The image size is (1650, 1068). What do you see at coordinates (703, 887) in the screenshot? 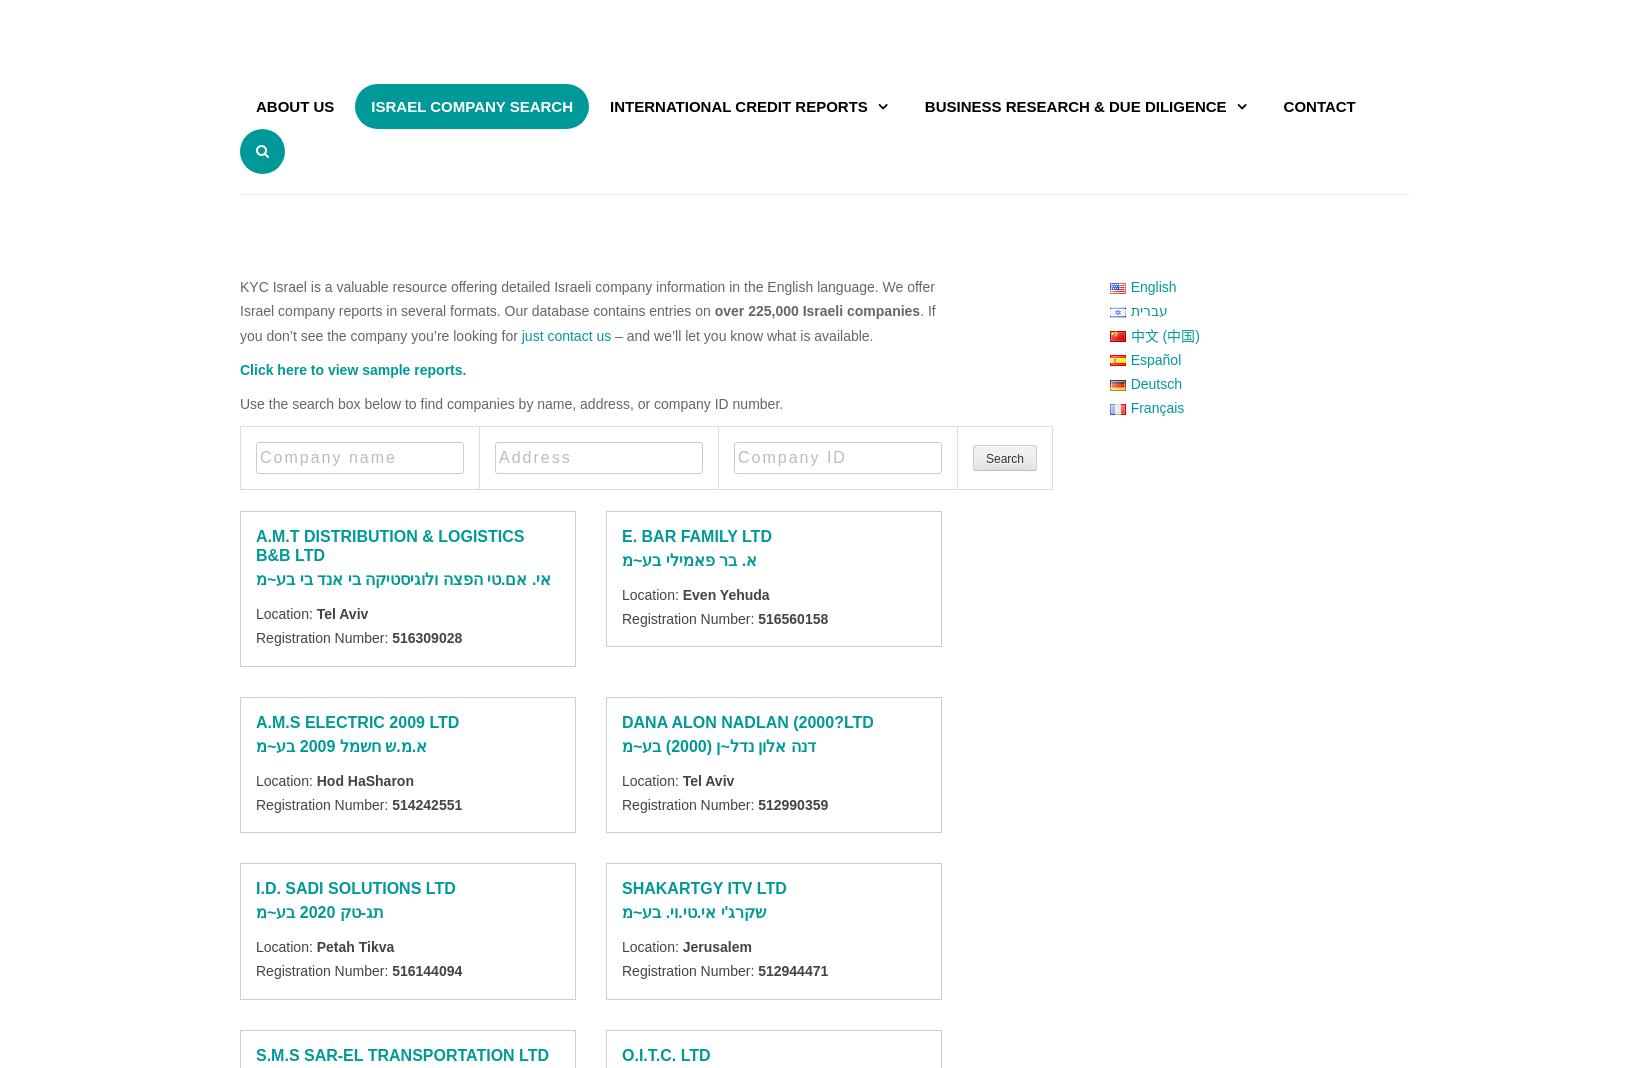
I see `'SHAKARTGY ITV LTD'` at bounding box center [703, 887].